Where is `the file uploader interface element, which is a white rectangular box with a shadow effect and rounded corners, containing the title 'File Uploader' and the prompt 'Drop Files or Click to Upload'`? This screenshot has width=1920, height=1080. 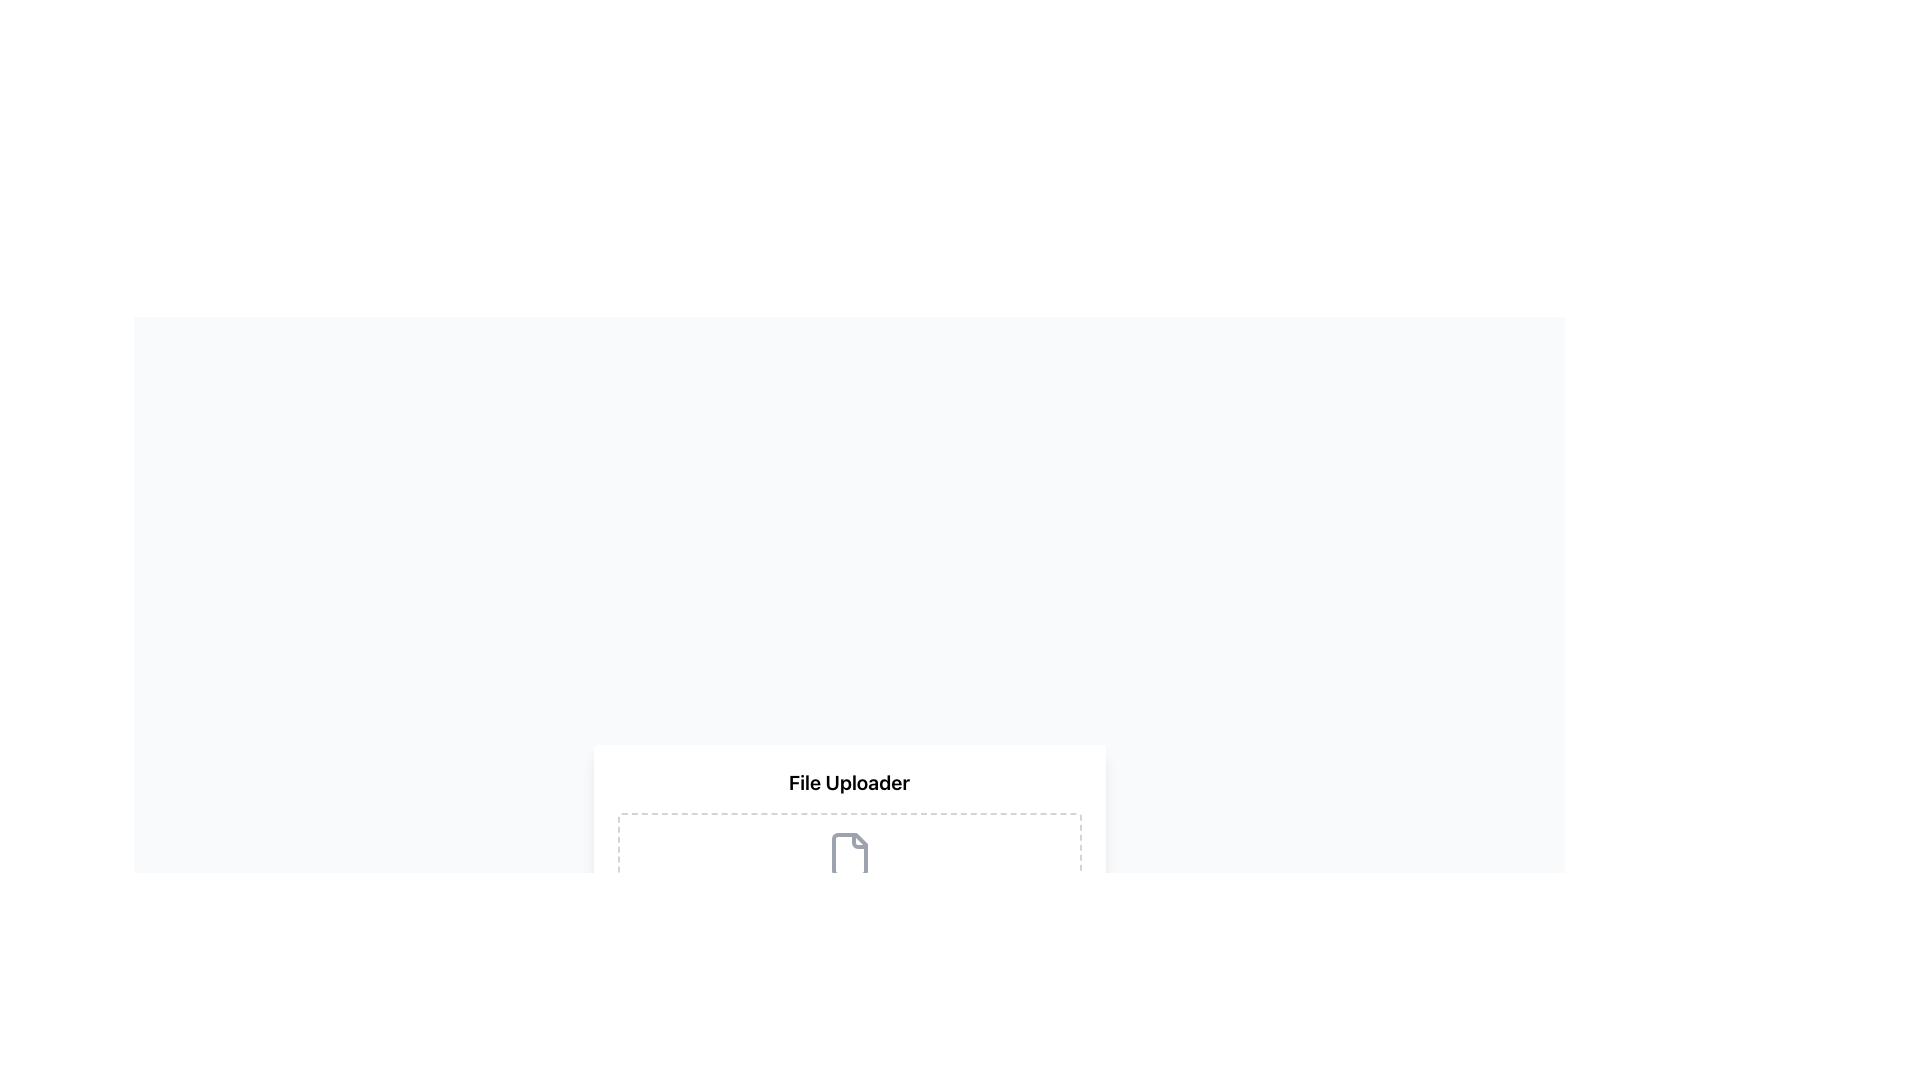
the file uploader interface element, which is a white rectangular box with a shadow effect and rounded corners, containing the title 'File Uploader' and the prompt 'Drop Files or Click to Upload' is located at coordinates (849, 855).